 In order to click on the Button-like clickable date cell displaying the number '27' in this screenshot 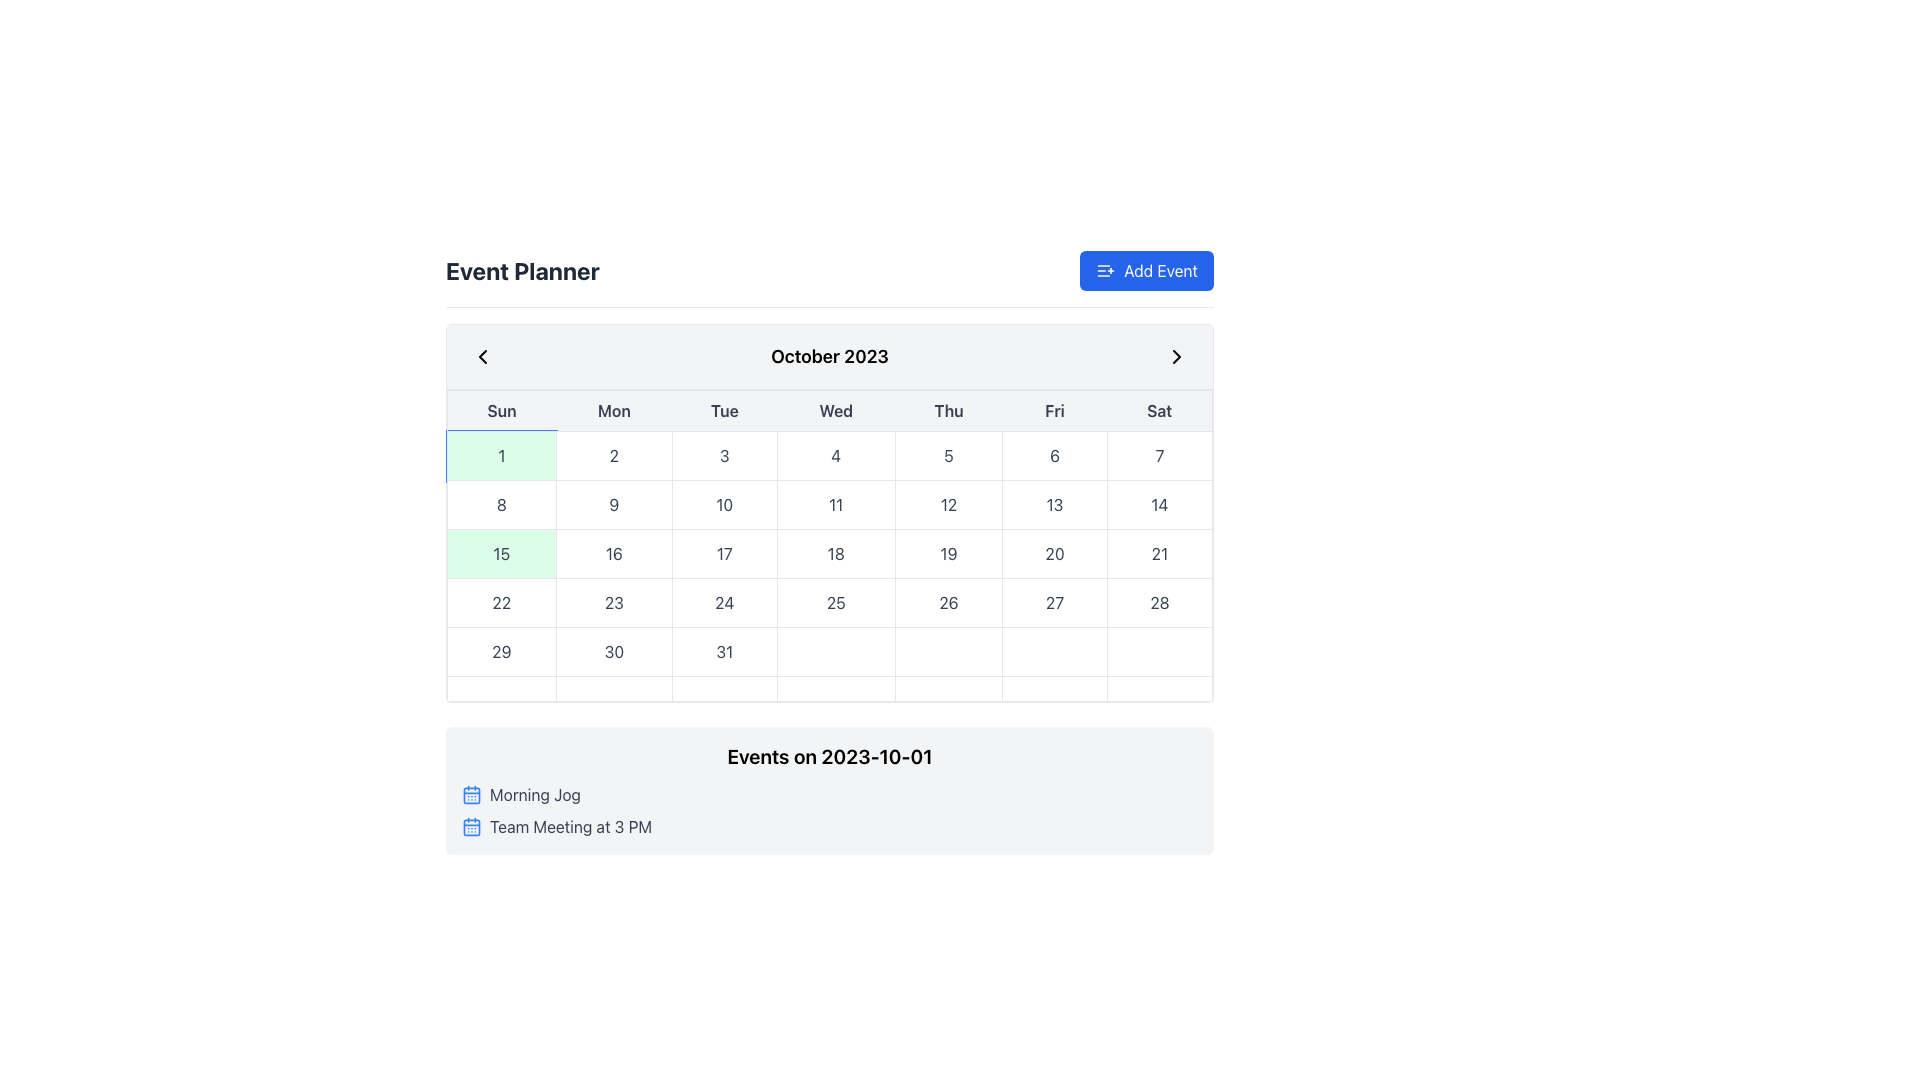, I will do `click(1054, 601)`.